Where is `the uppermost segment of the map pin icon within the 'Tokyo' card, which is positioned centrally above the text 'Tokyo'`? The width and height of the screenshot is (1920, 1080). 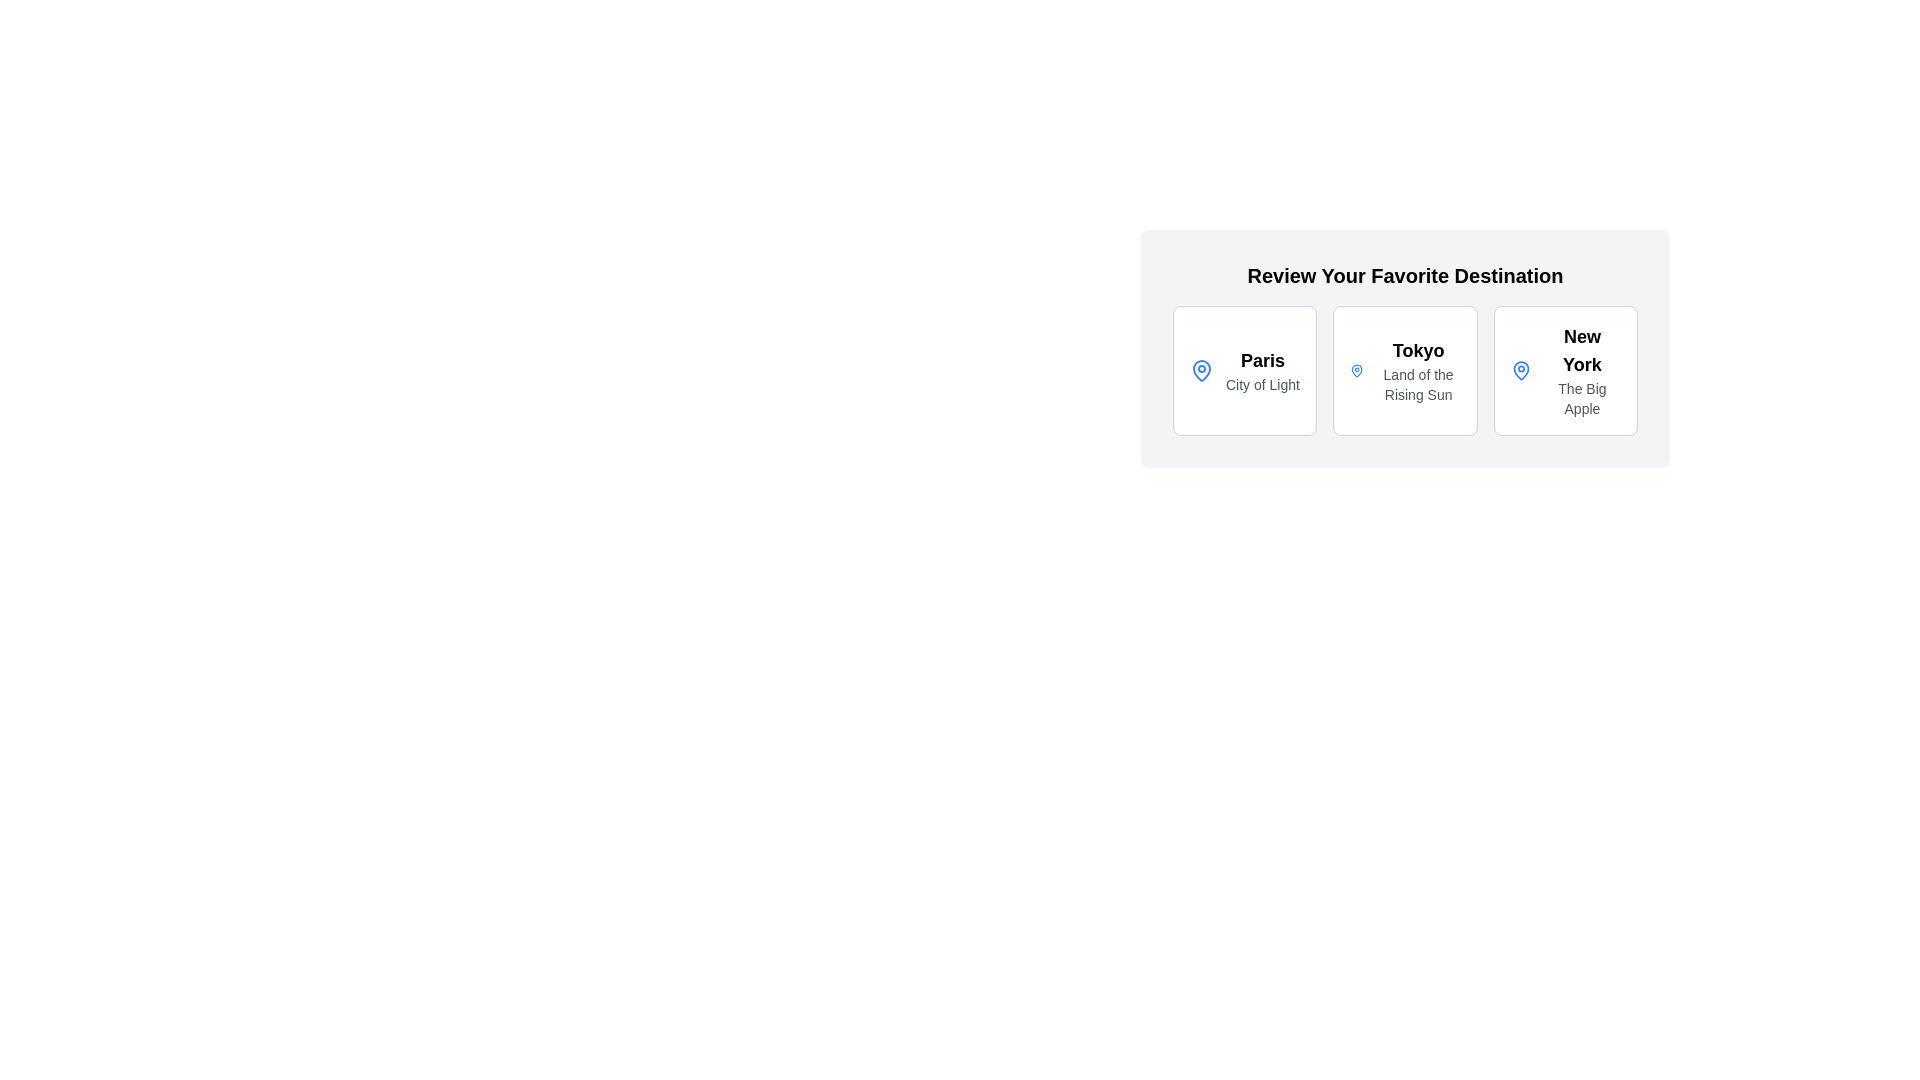
the uppermost segment of the map pin icon within the 'Tokyo' card, which is positioned centrally above the text 'Tokyo' is located at coordinates (1357, 370).